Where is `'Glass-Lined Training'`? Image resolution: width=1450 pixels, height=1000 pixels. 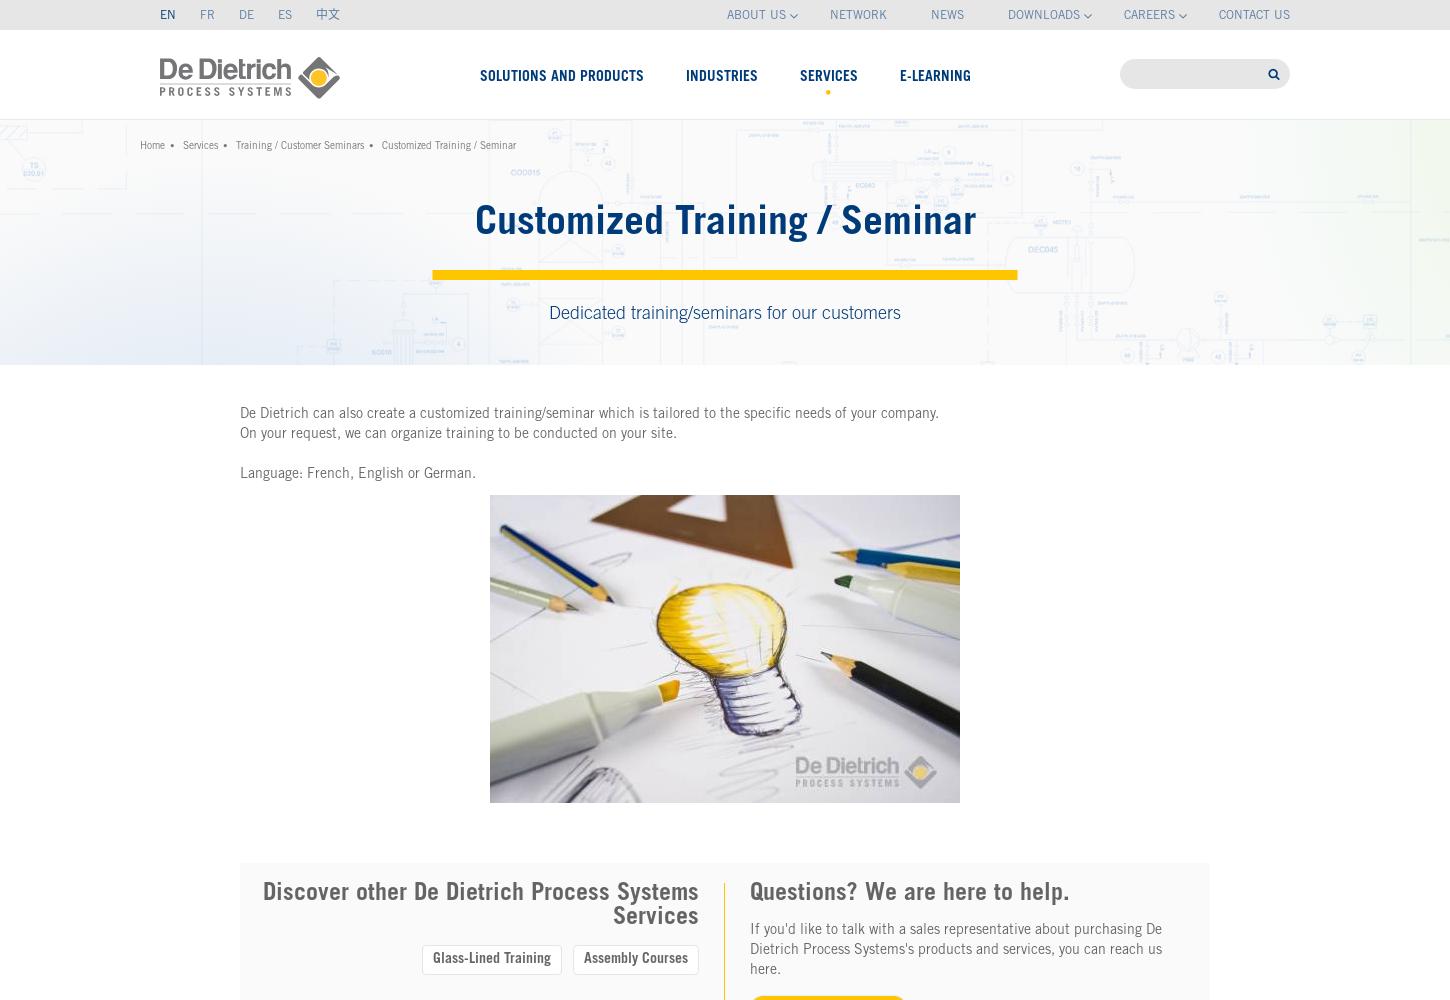
'Glass-Lined Training' is located at coordinates (491, 959).